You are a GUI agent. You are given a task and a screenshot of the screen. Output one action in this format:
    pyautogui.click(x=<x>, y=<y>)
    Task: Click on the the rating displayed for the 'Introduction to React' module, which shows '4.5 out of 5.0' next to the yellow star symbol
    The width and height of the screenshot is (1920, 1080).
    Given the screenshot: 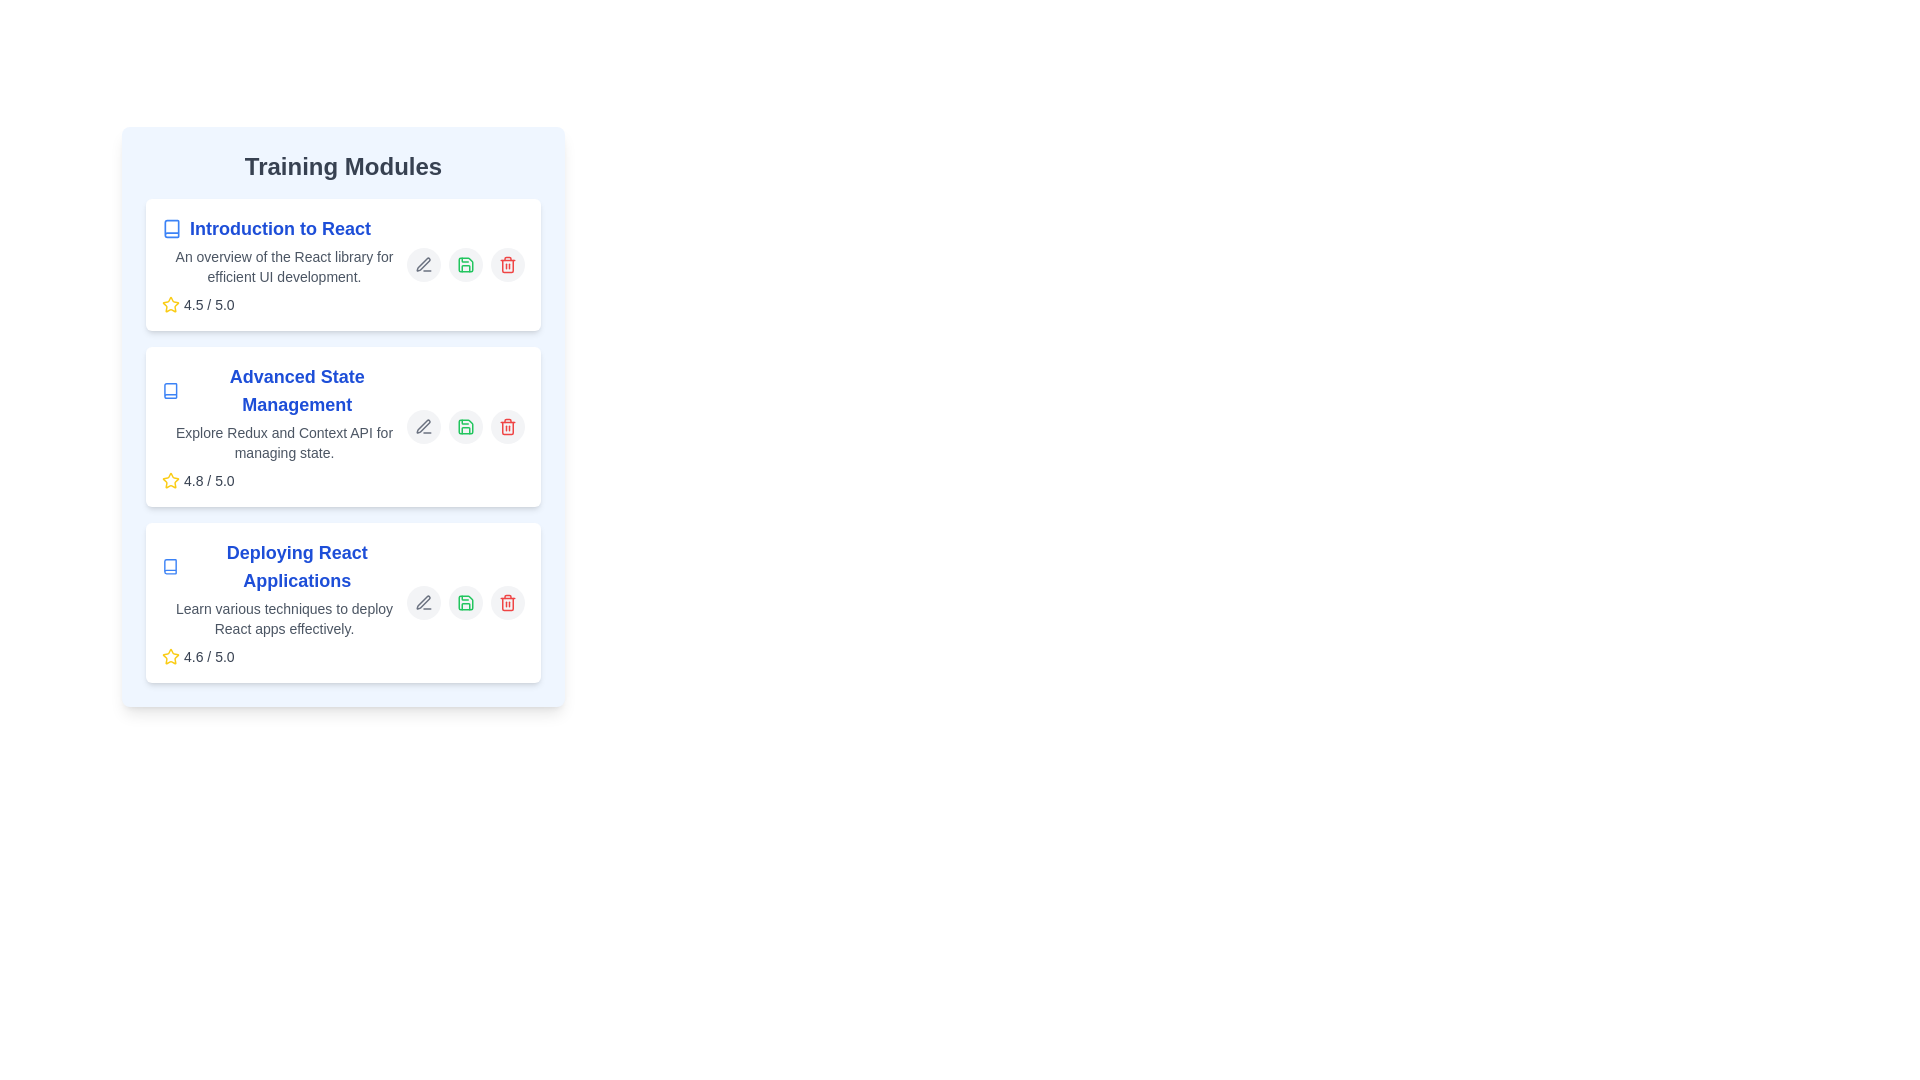 What is the action you would take?
    pyautogui.click(x=209, y=304)
    